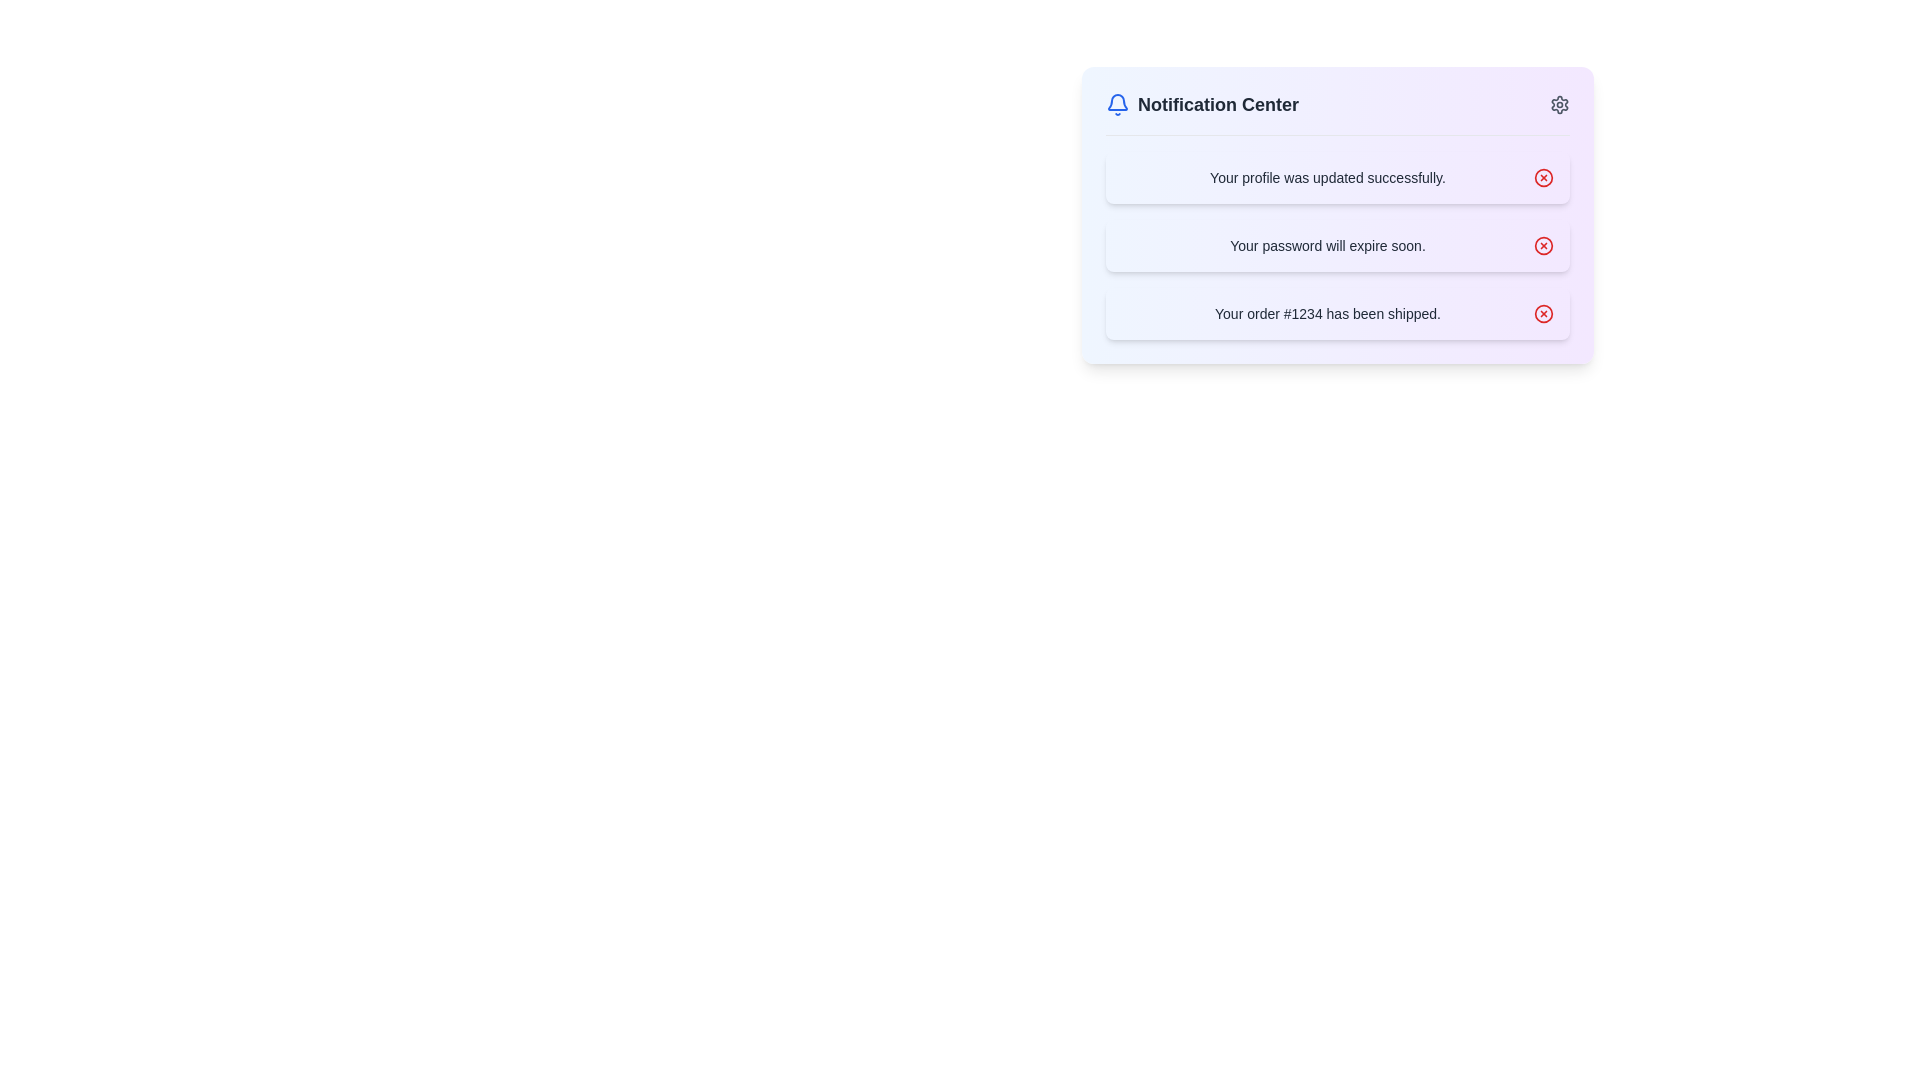  I want to click on the 'Notification Center' text label, which is styled with a bold font in dark gray, located prominently in the notification interface above the list of notifications, so click(1217, 104).